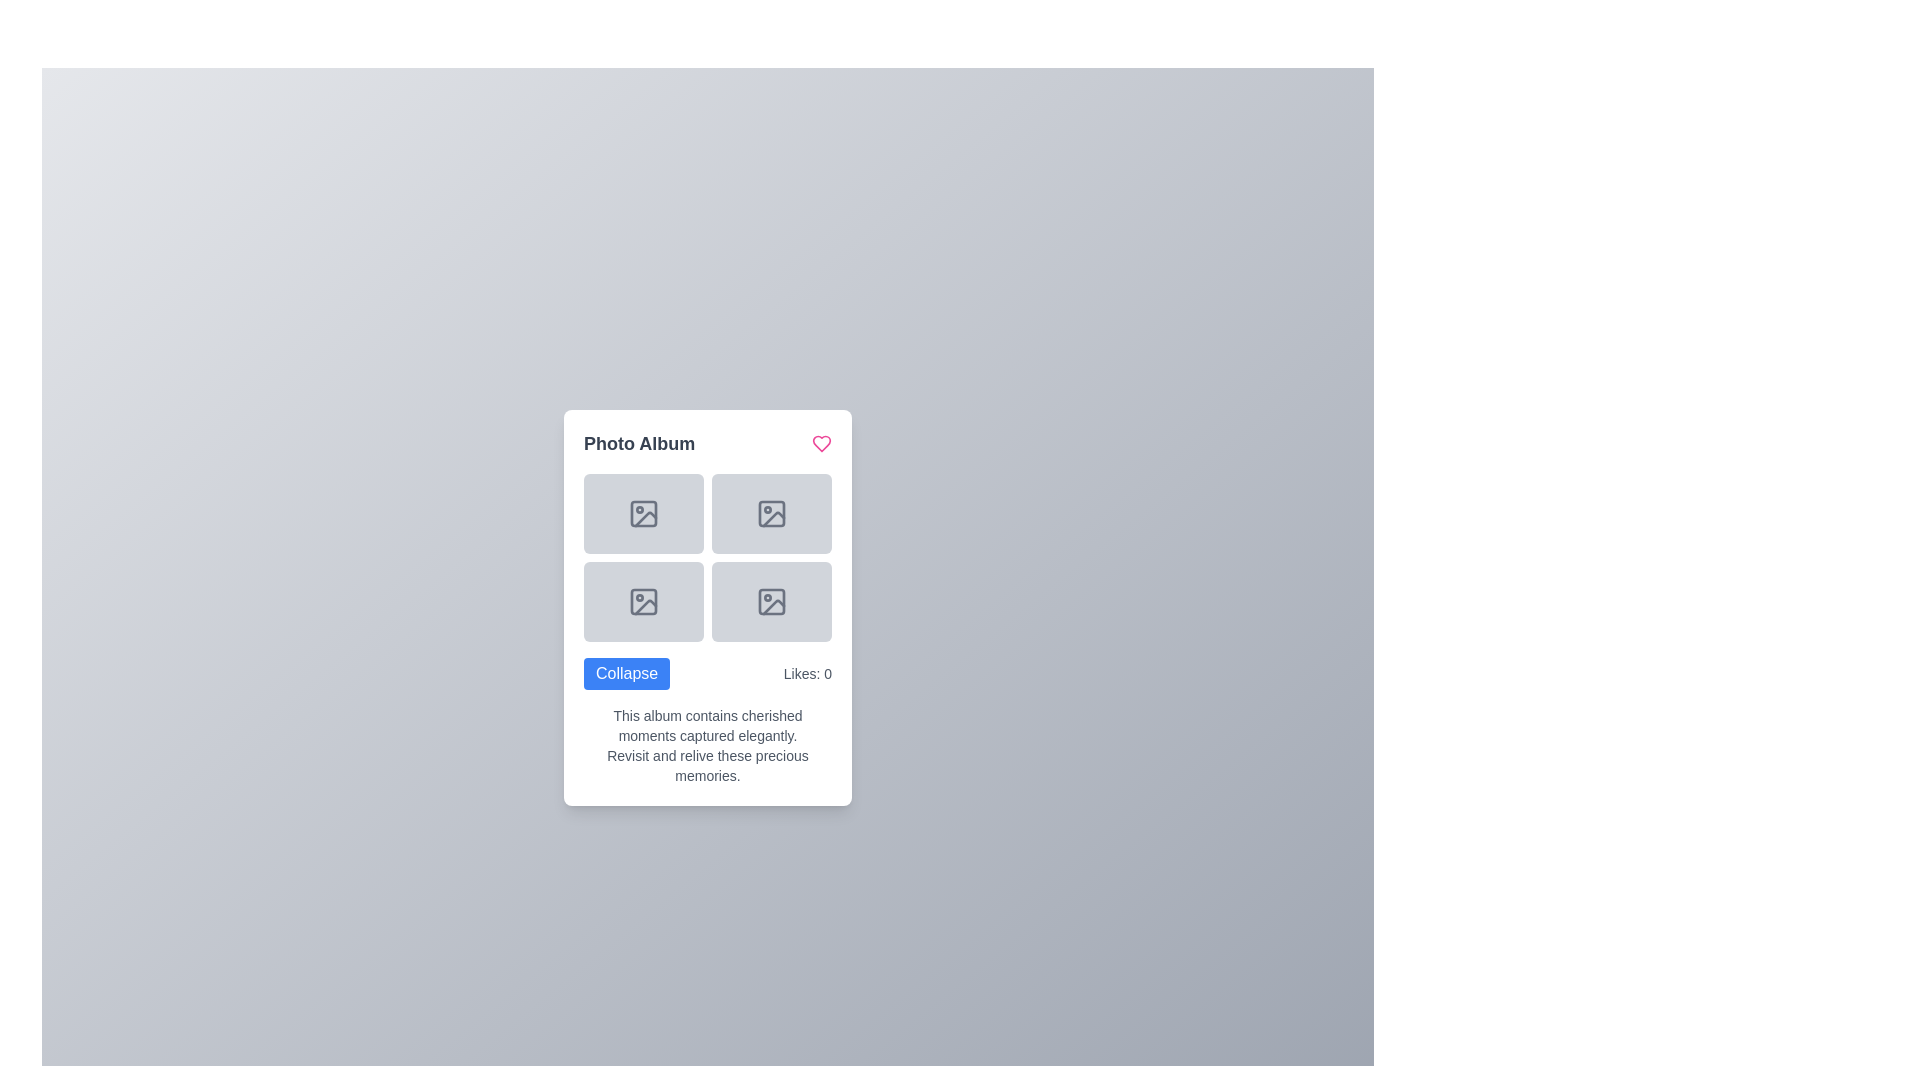  Describe the element at coordinates (708, 745) in the screenshot. I see `the static text label at the bottom of the 'Photo Album' card, which describes emotional and nostalgic themes with phrases like 'cherished moments' and 'relive these precious memories'` at that location.